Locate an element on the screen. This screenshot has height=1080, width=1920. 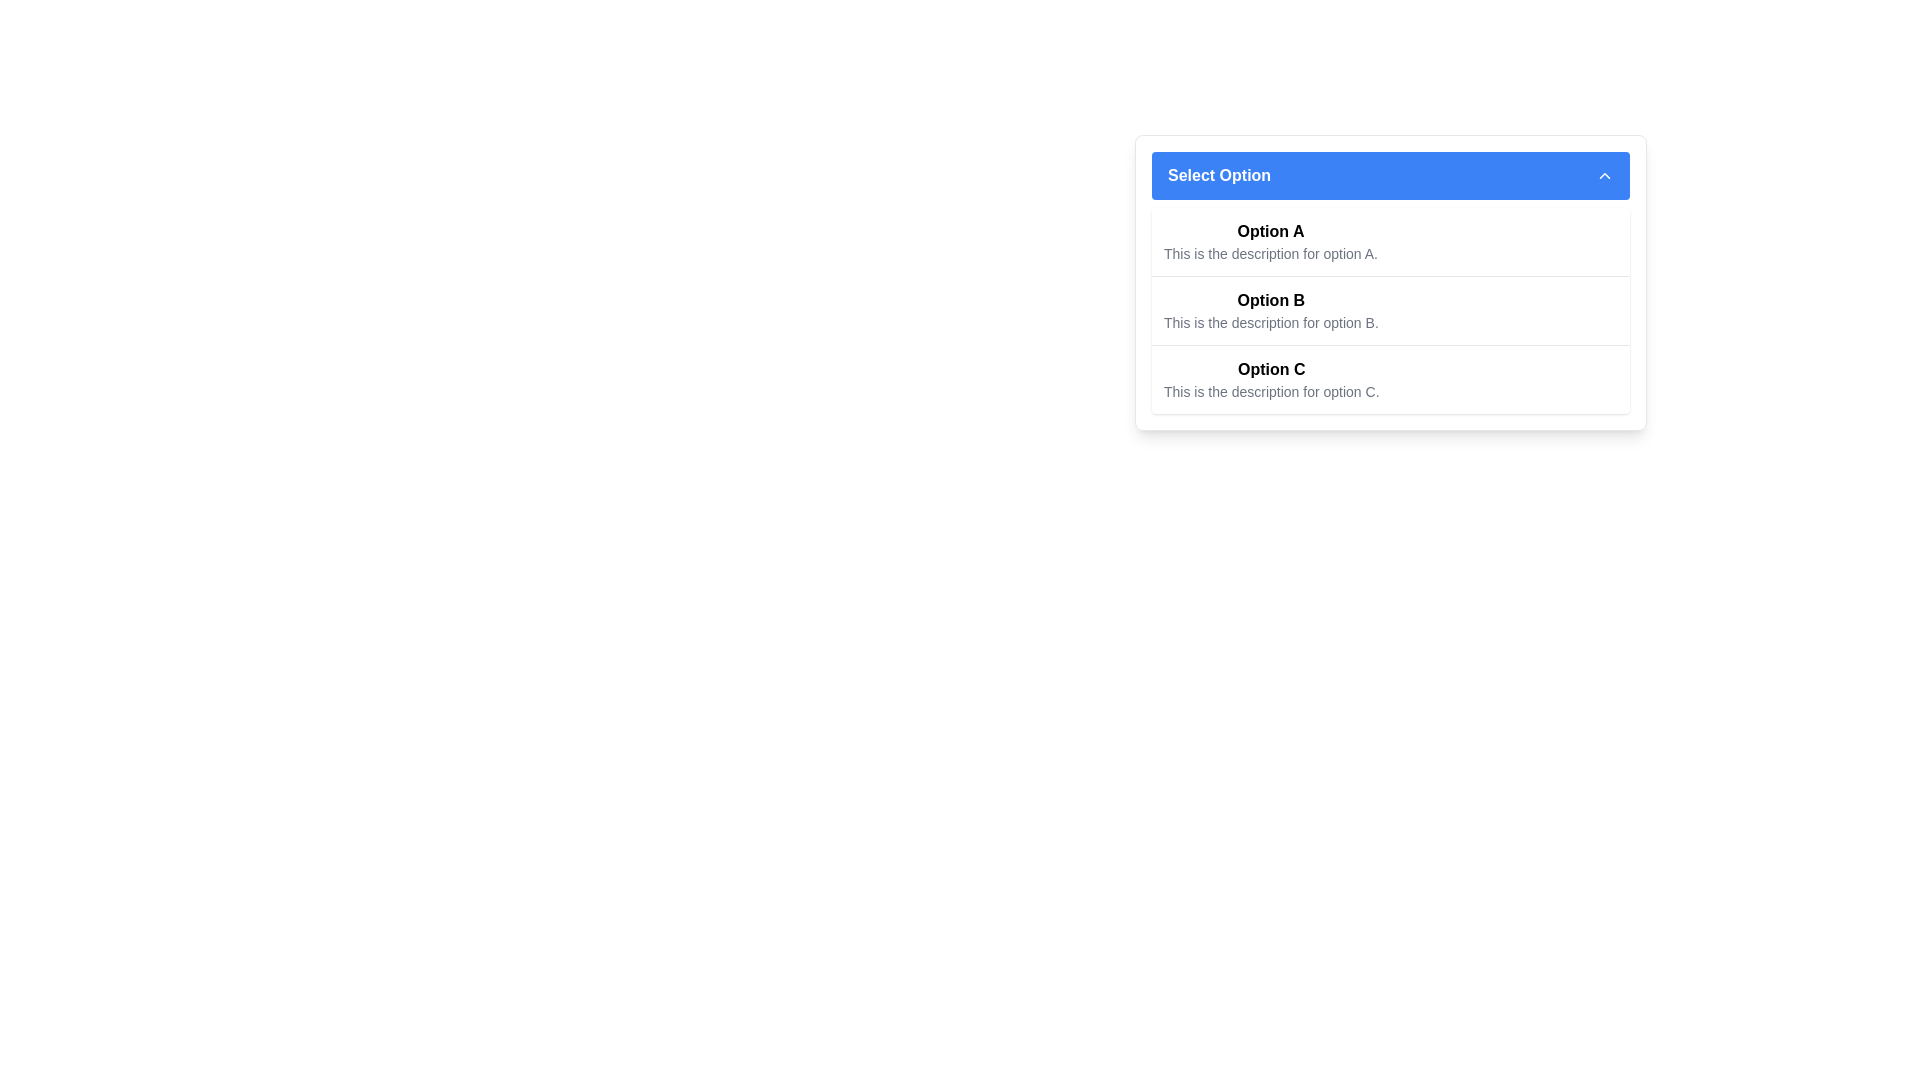
the Text Label that serves as the title of the dropdown menu, located near the top-left section of the dropdown component with a blue title bar, to indicate its current state or purpose is located at coordinates (1218, 175).